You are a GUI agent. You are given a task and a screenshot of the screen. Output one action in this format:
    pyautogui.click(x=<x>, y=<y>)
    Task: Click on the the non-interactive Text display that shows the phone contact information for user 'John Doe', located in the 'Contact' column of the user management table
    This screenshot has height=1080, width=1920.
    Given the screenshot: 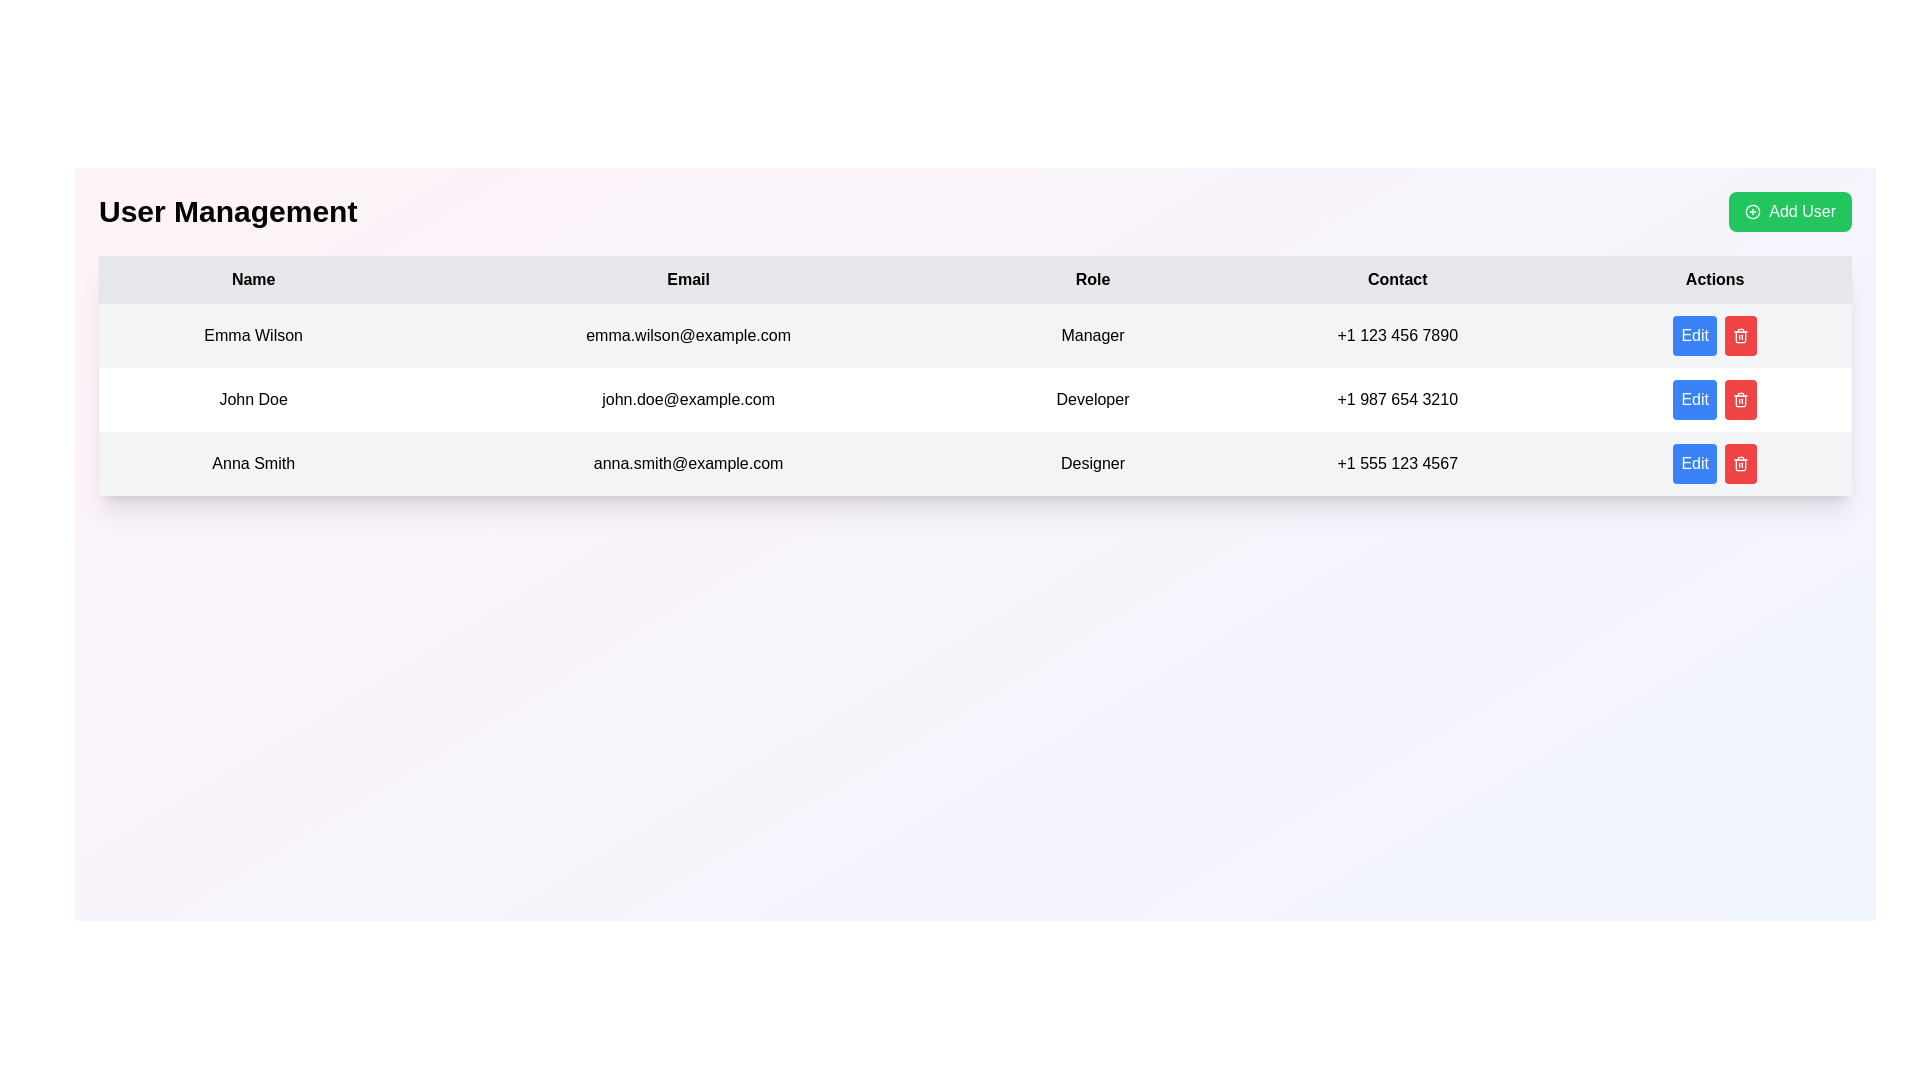 What is the action you would take?
    pyautogui.click(x=1396, y=400)
    